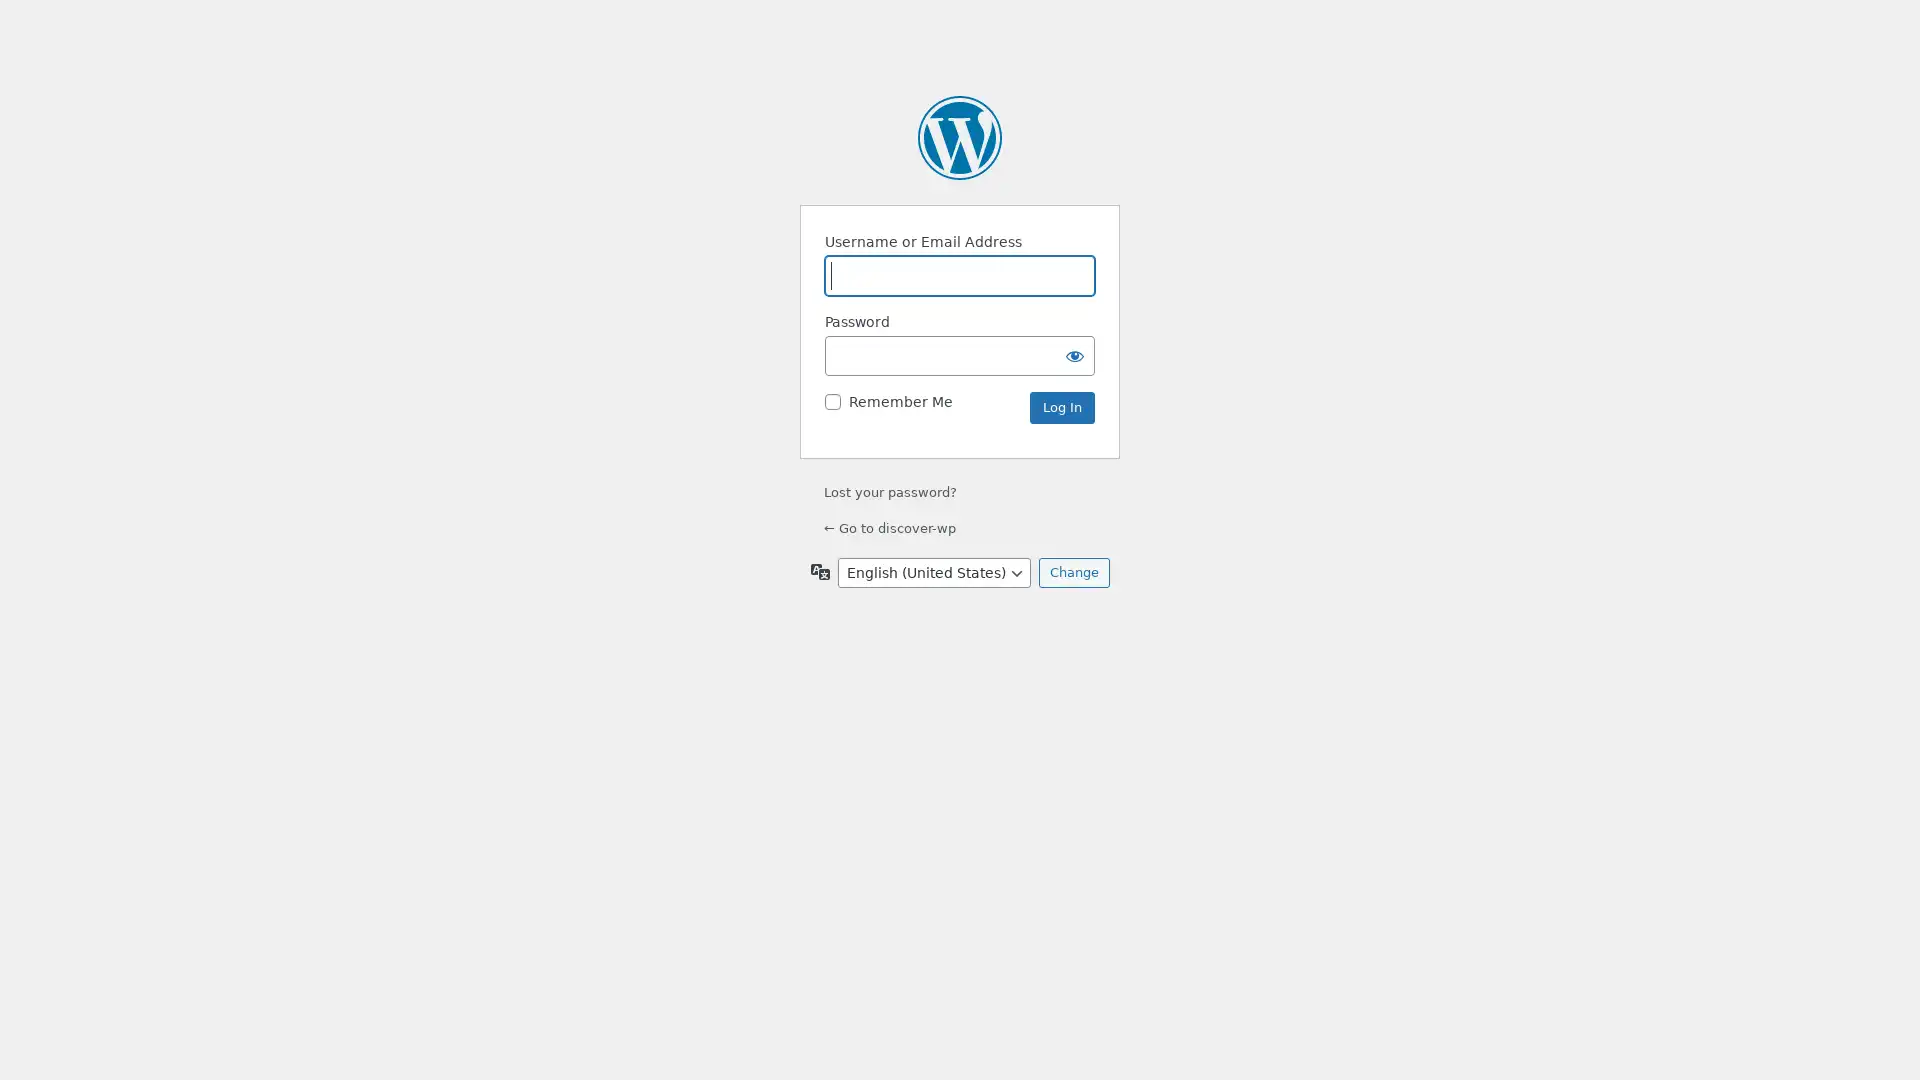 The image size is (1920, 1080). Describe the element at coordinates (1074, 354) in the screenshot. I see `Show password` at that location.